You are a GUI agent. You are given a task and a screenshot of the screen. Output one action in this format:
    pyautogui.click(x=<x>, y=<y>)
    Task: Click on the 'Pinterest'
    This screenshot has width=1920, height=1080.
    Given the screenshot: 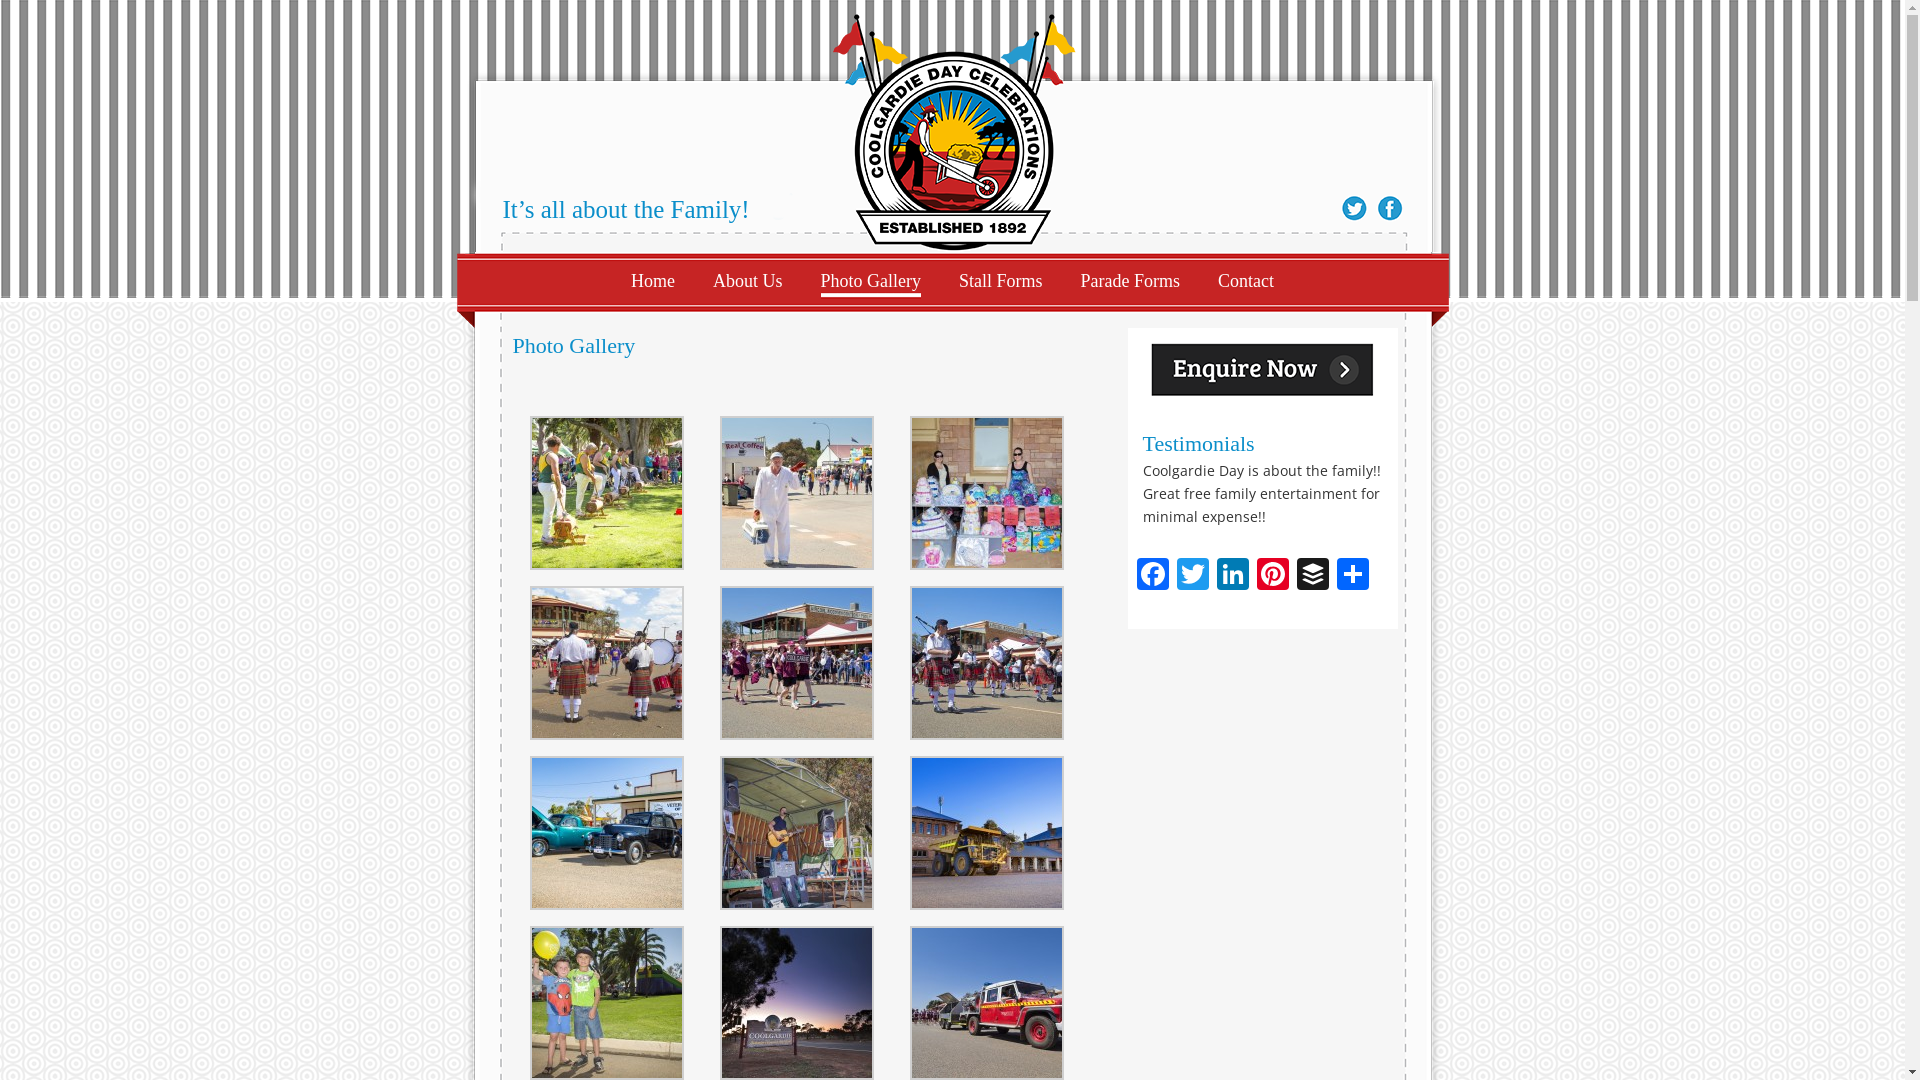 What is the action you would take?
    pyautogui.click(x=1271, y=575)
    